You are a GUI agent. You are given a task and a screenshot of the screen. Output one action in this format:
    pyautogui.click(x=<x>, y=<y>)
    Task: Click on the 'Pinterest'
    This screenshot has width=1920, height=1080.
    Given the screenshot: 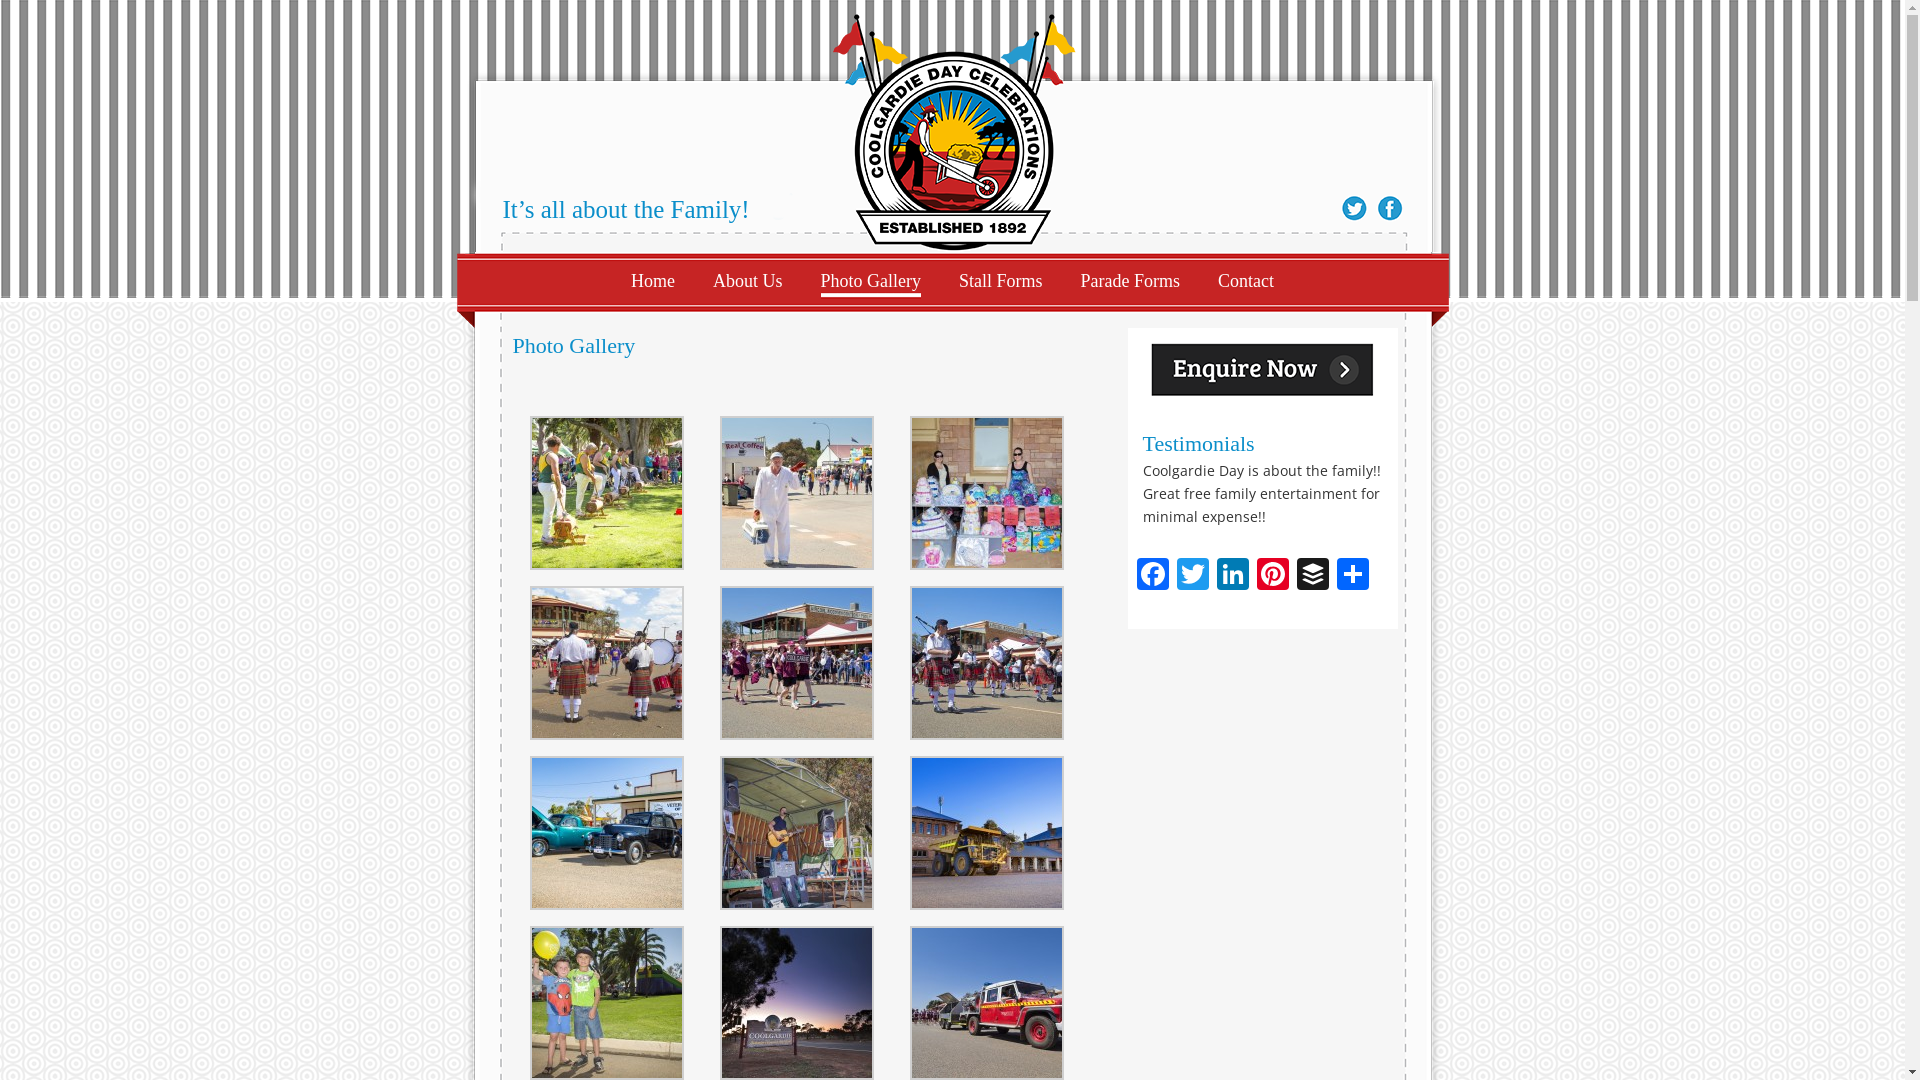 What is the action you would take?
    pyautogui.click(x=1271, y=575)
    